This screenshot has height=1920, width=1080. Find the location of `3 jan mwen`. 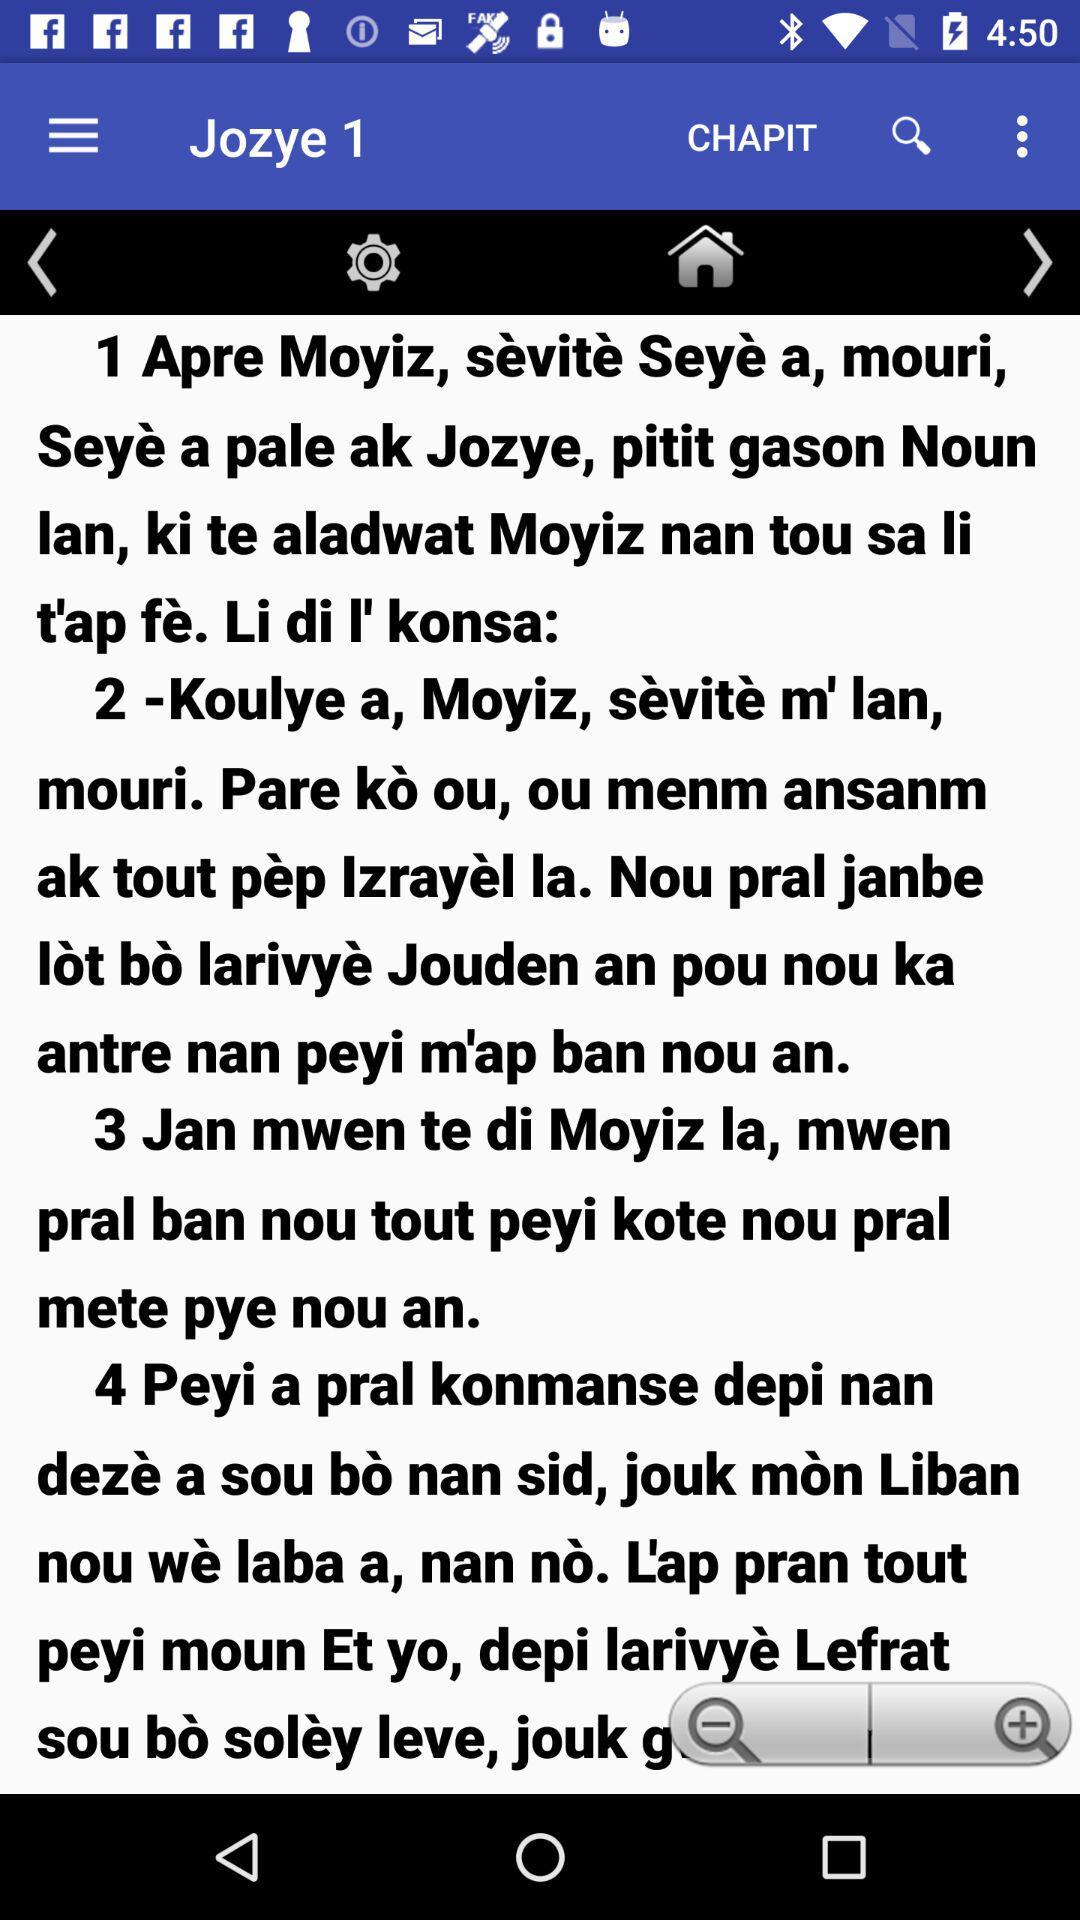

3 jan mwen is located at coordinates (540, 1214).